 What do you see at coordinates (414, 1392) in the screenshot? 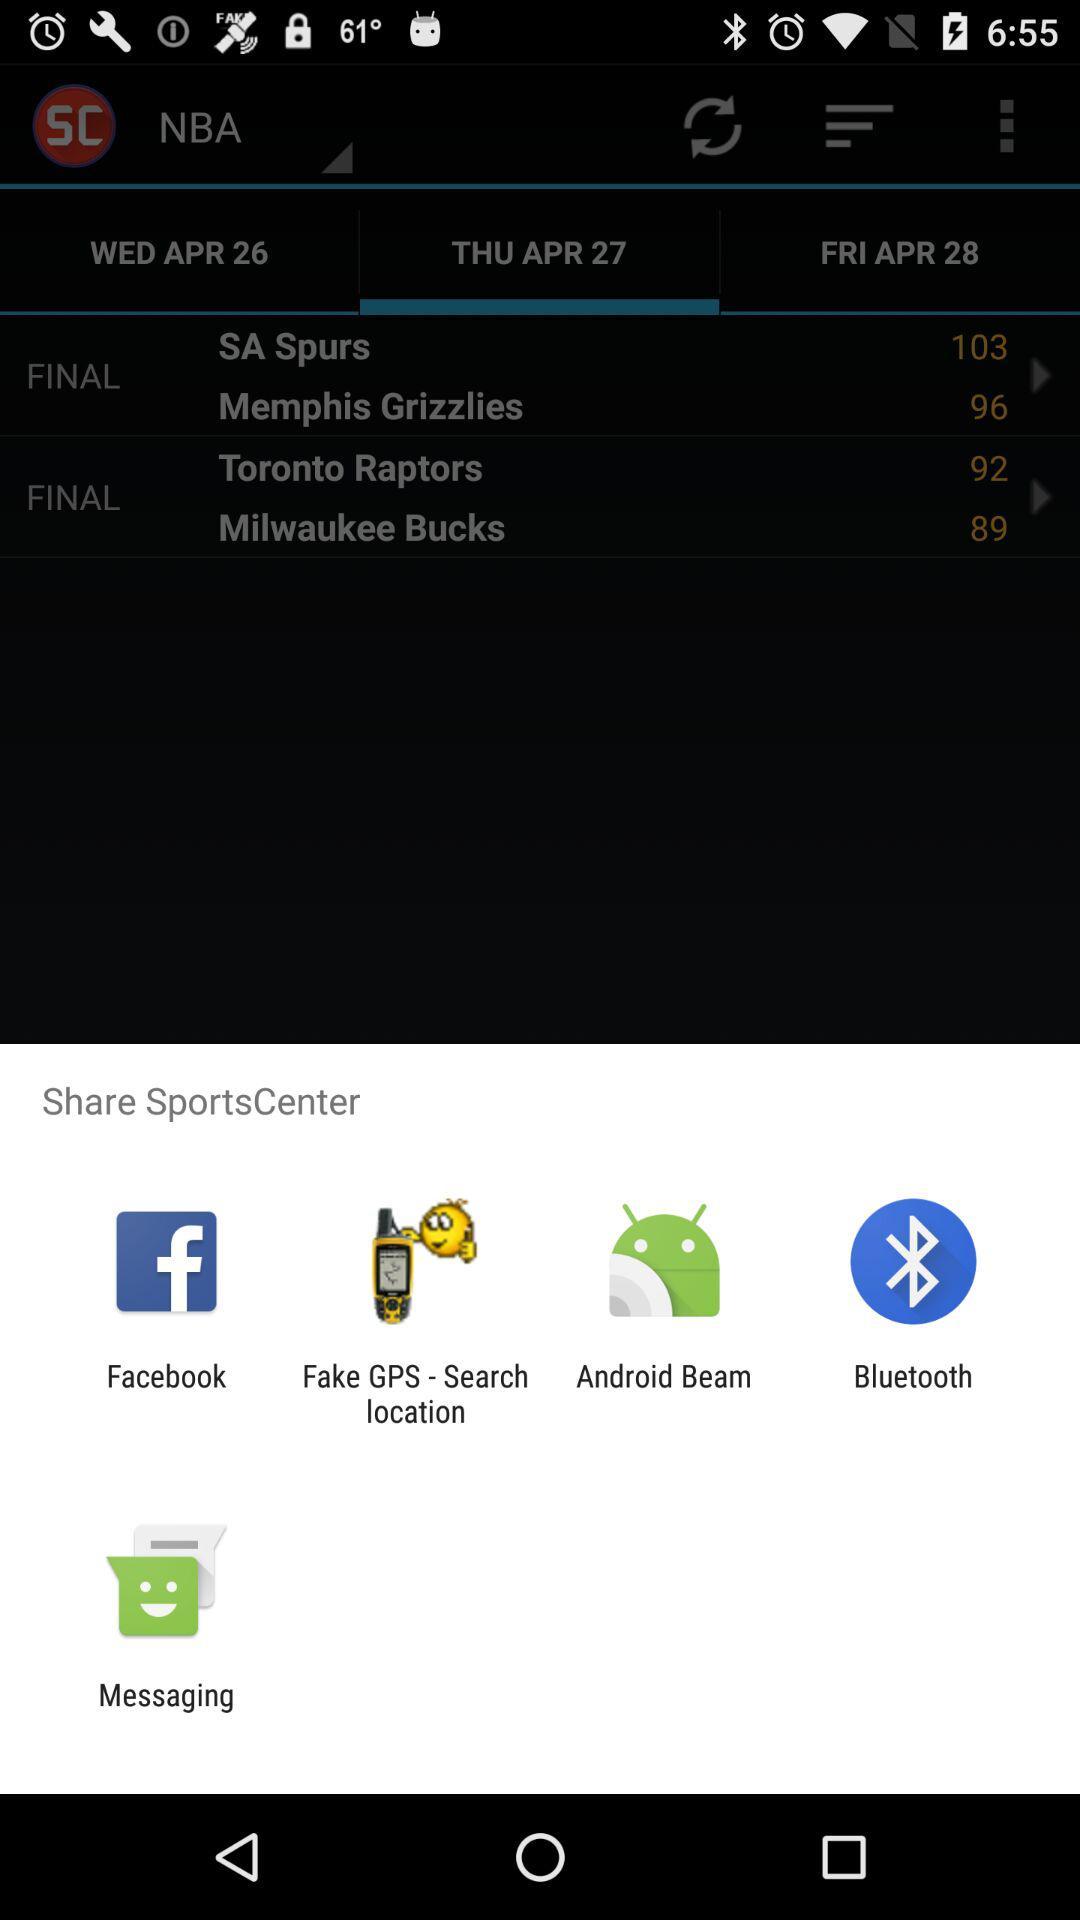
I see `icon to the left of the android beam app` at bounding box center [414, 1392].